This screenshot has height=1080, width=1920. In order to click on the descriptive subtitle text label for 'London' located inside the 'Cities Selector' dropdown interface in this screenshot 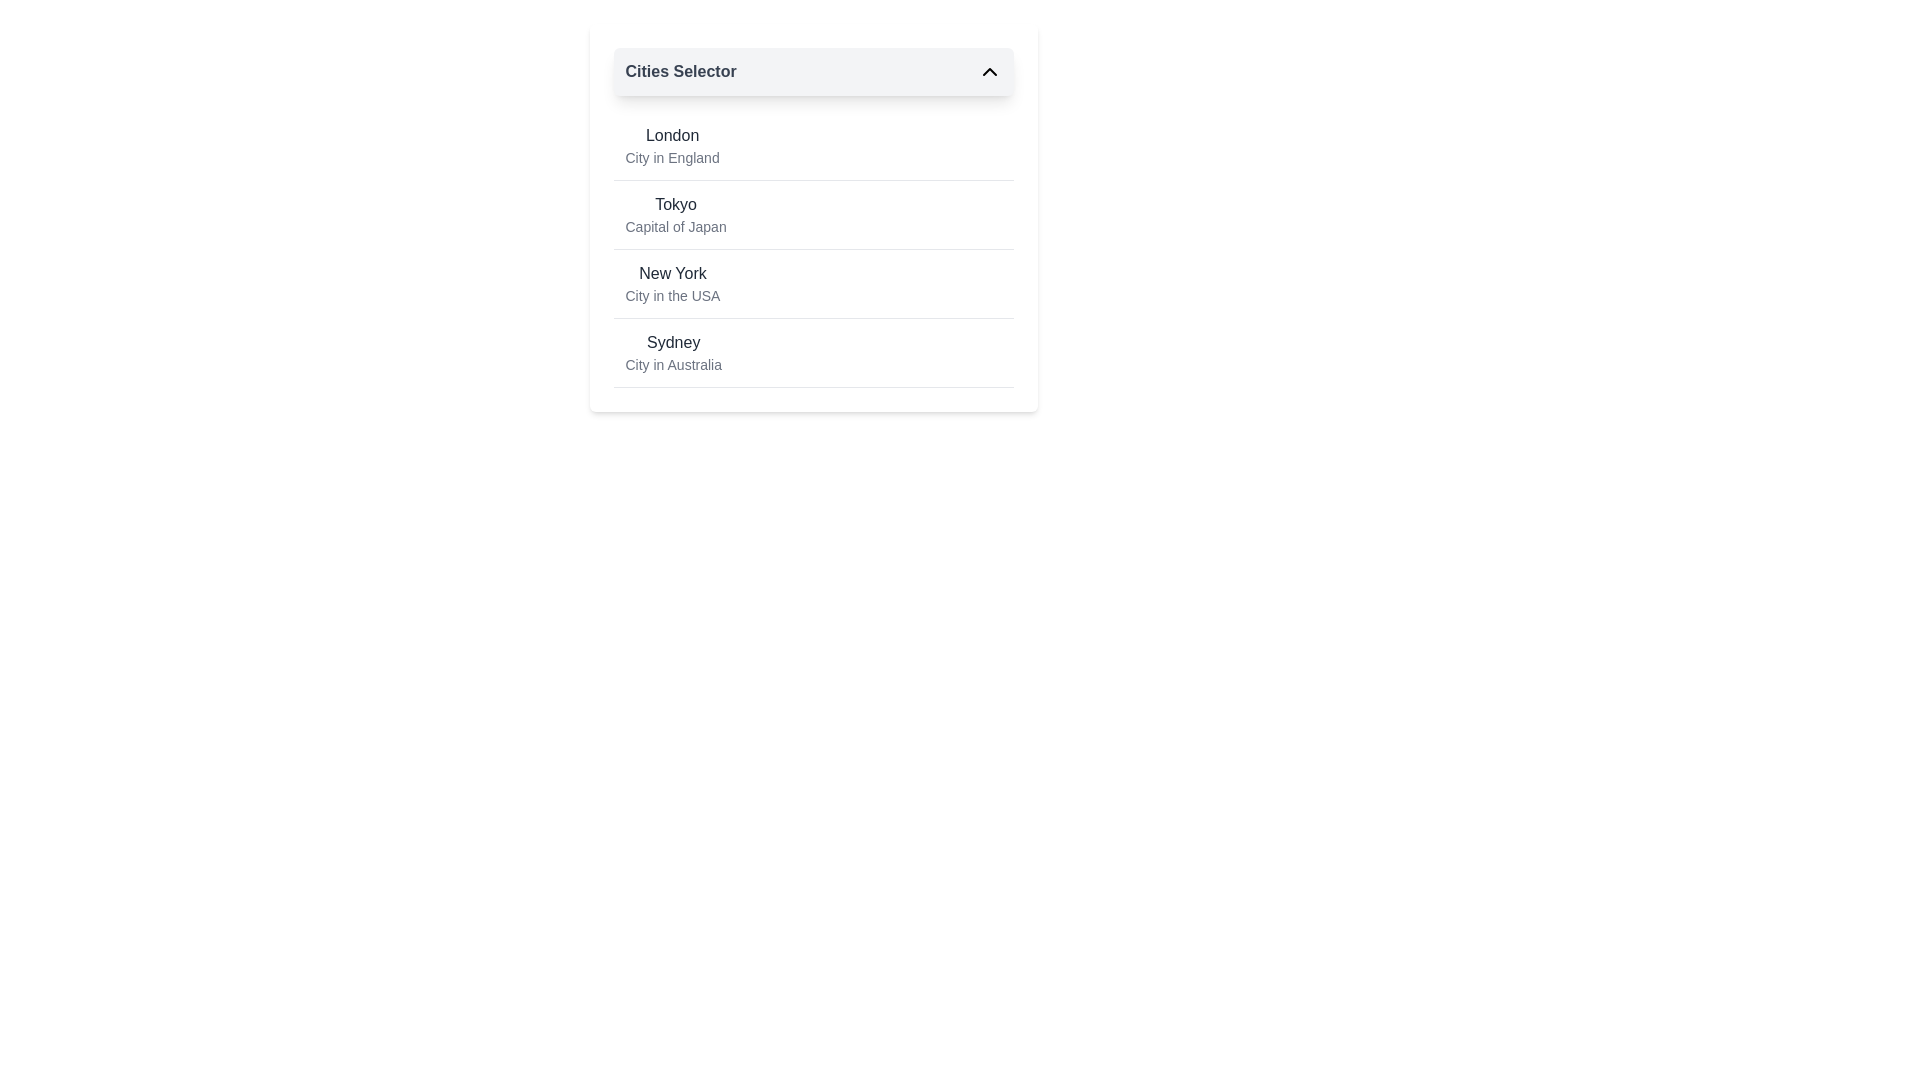, I will do `click(672, 157)`.